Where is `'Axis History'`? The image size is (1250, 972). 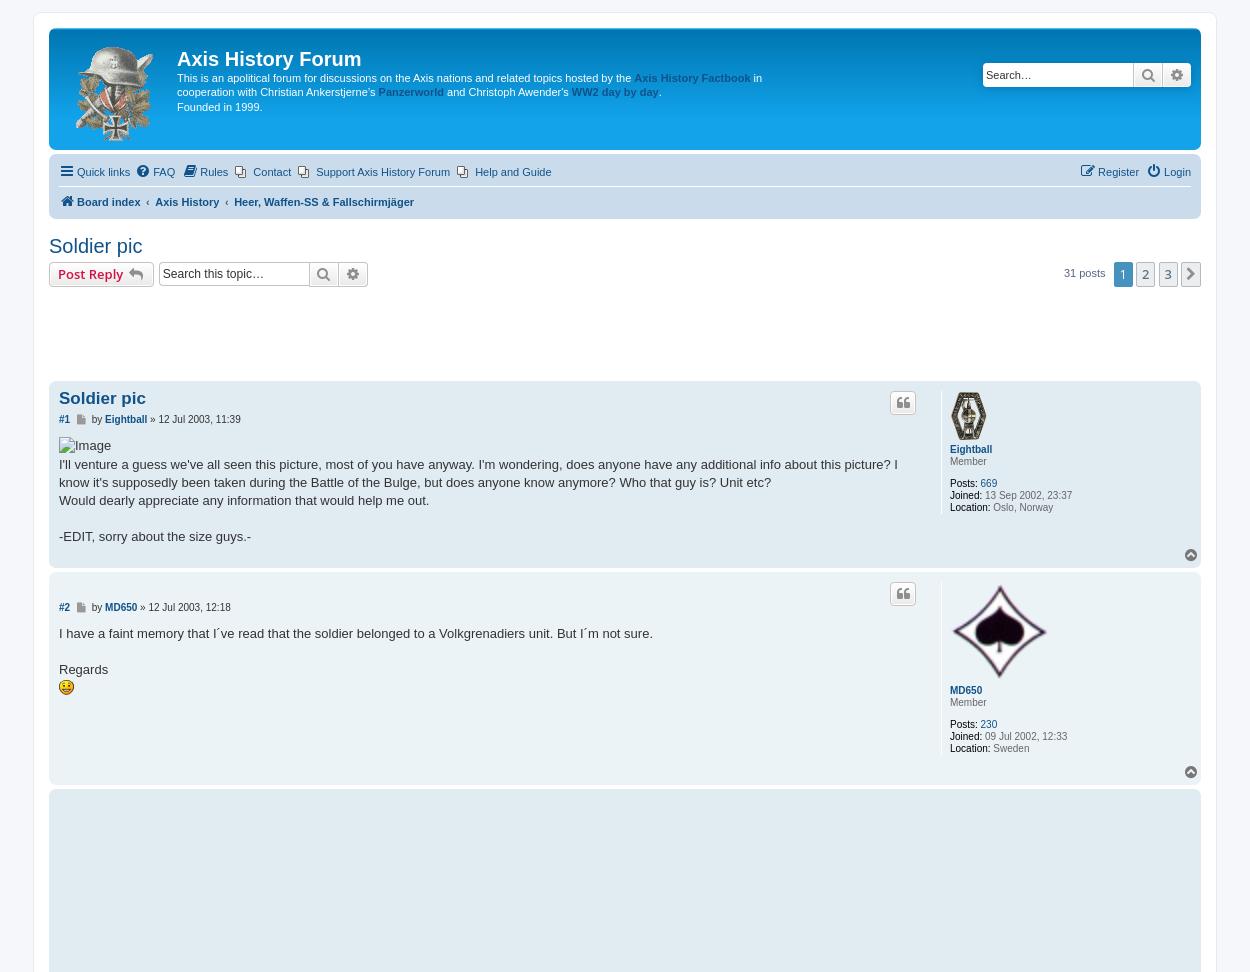 'Axis History' is located at coordinates (187, 200).